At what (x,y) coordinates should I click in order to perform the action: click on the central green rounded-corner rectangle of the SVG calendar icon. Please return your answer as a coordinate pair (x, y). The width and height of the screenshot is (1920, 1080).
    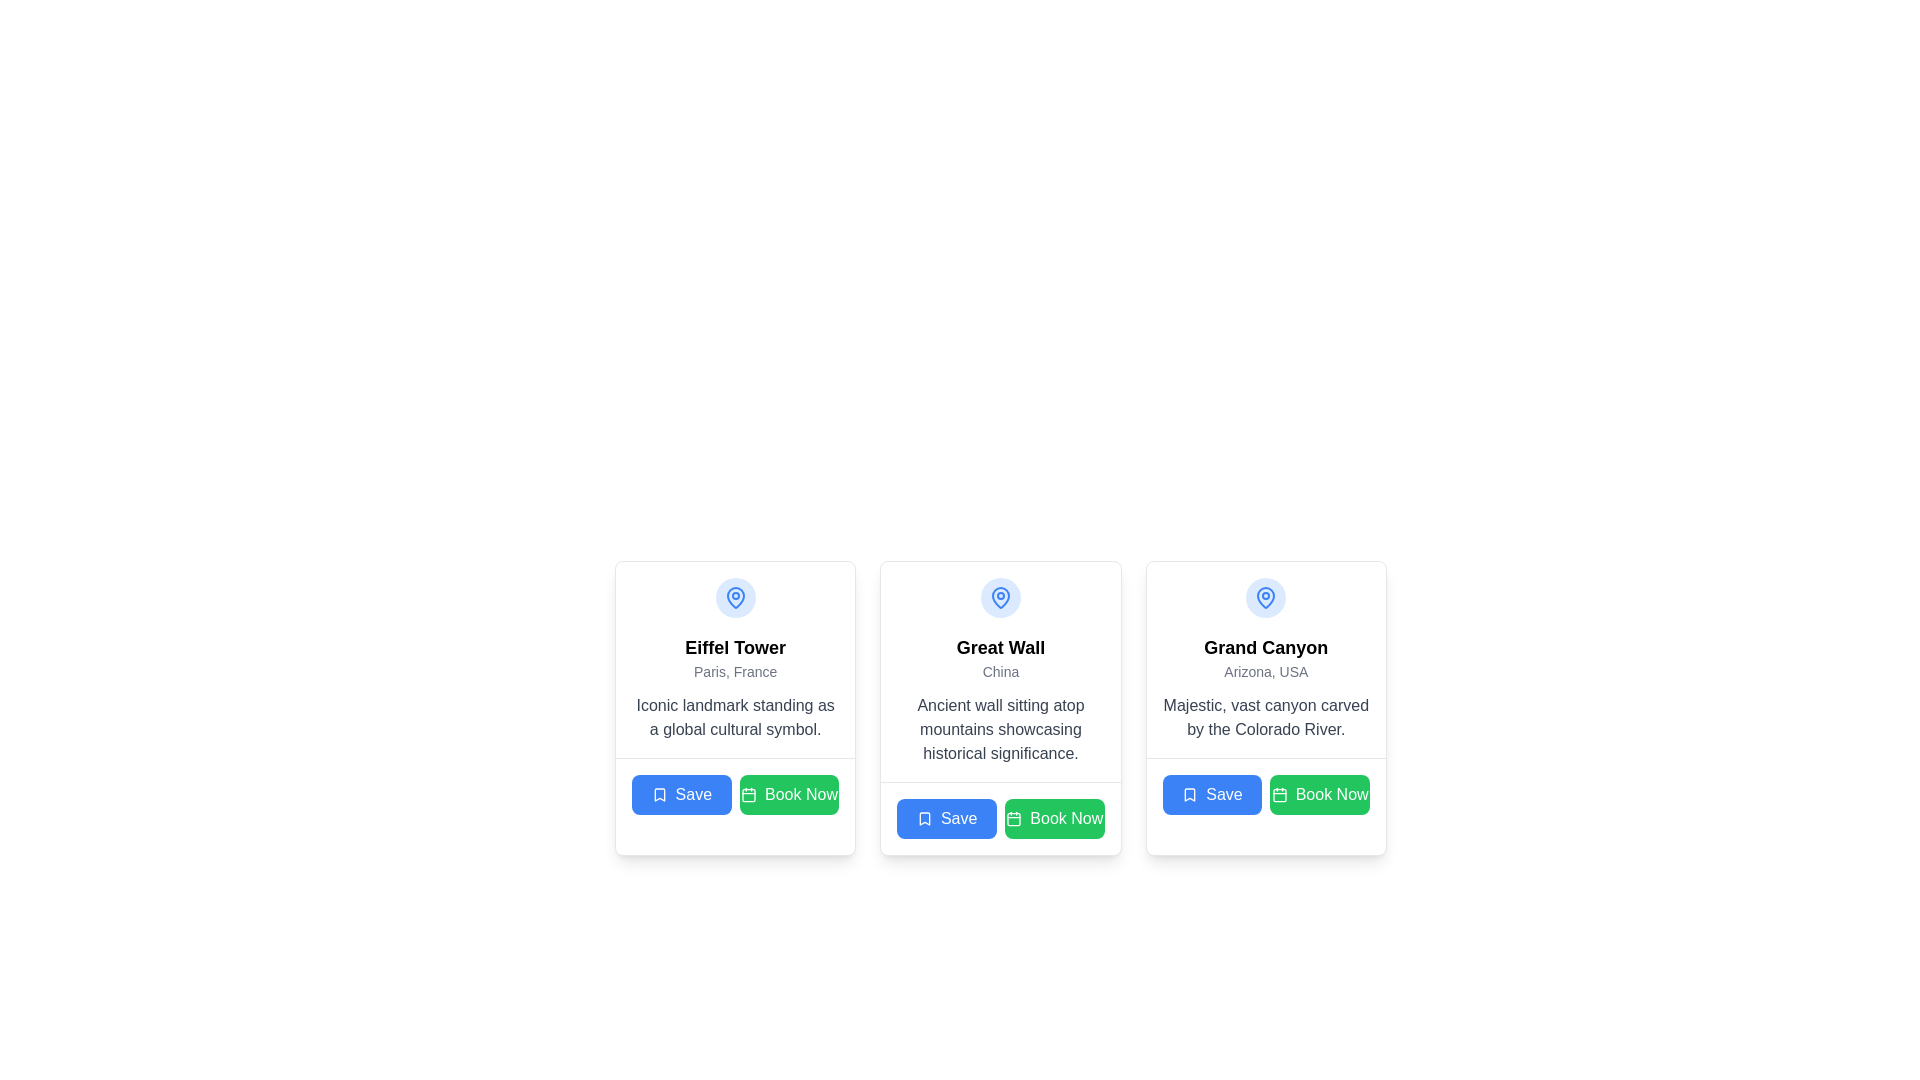
    Looking at the image, I should click on (747, 794).